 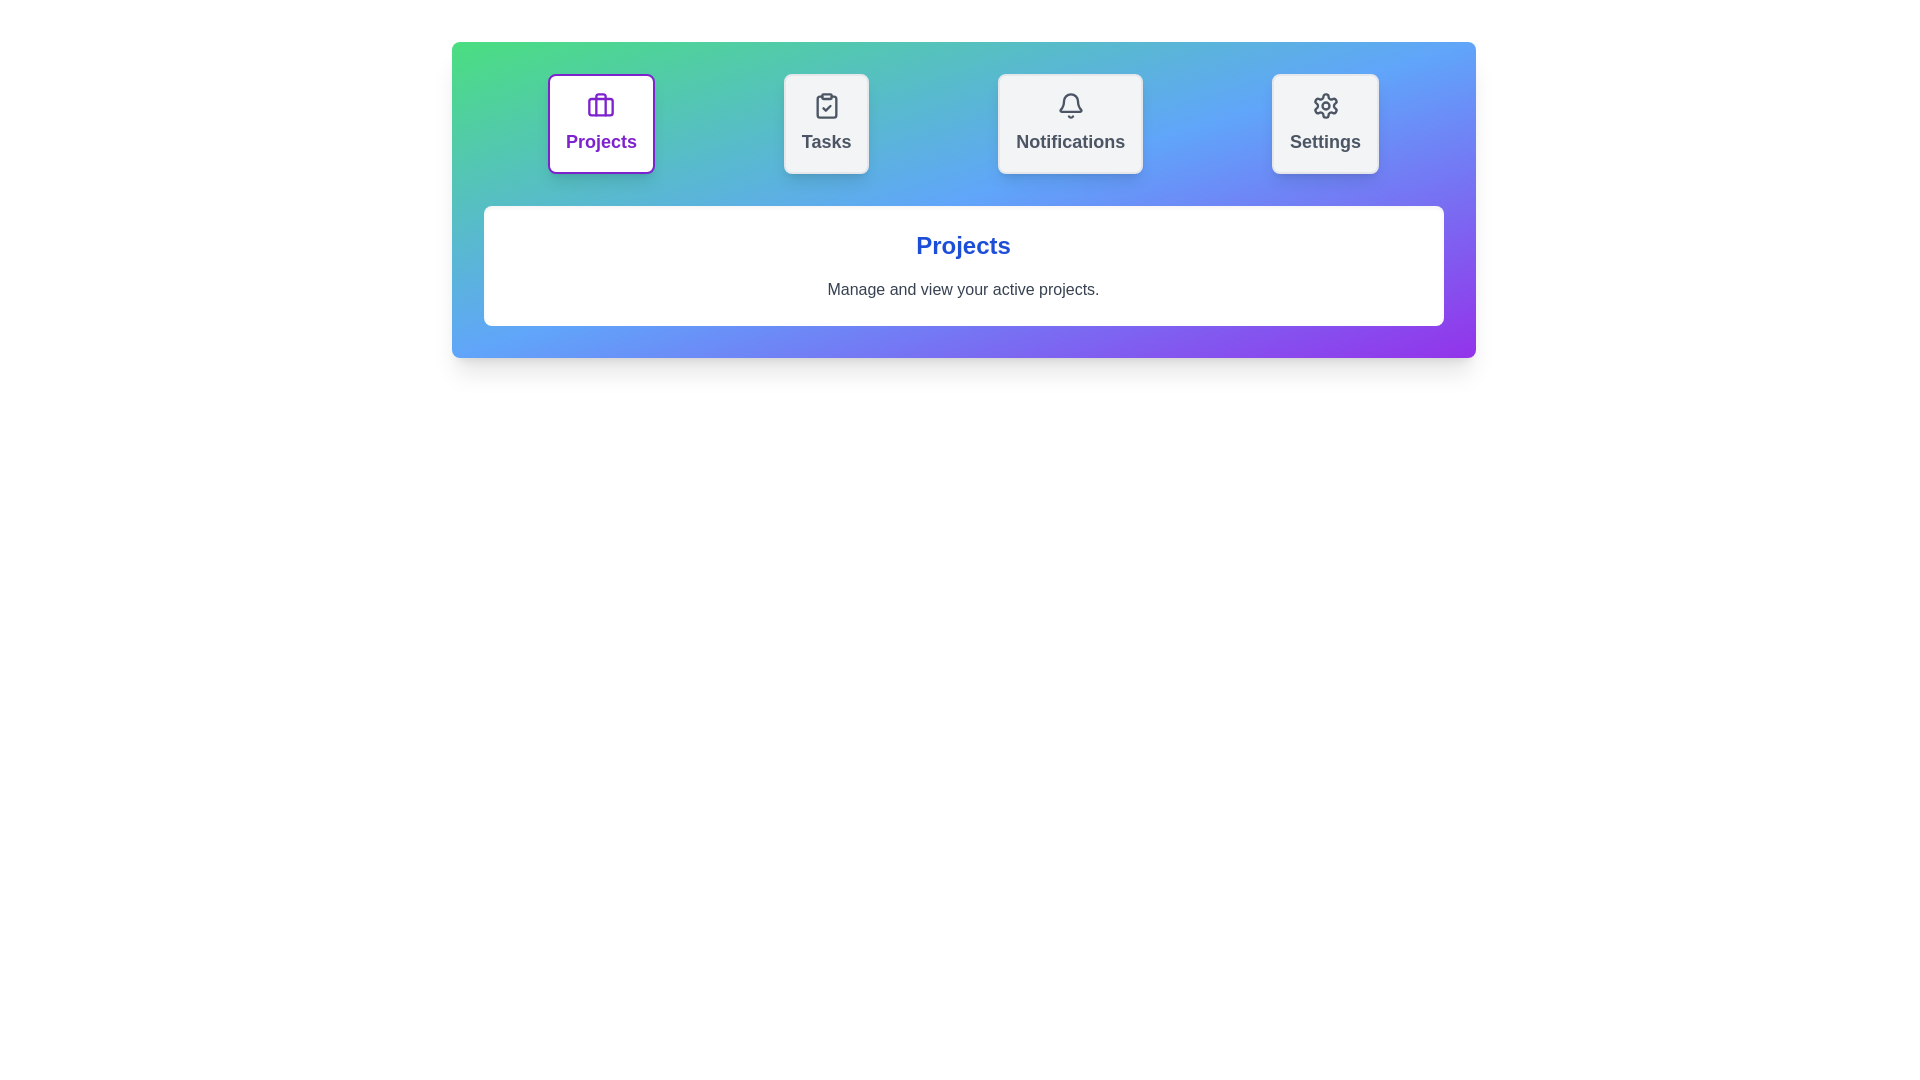 I want to click on the tab labeled Tasks to observe its hover effect, so click(x=825, y=123).